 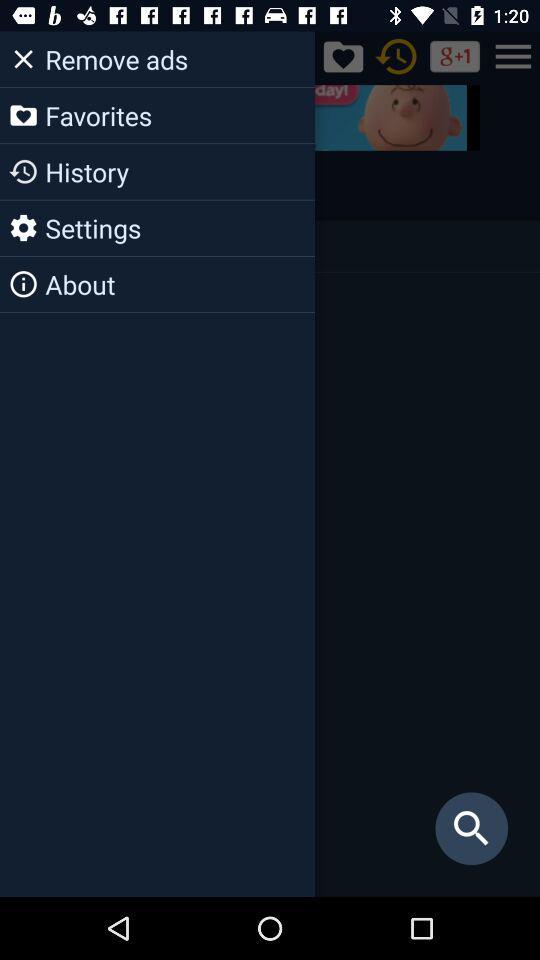 I want to click on the favorite icon, so click(x=342, y=55).